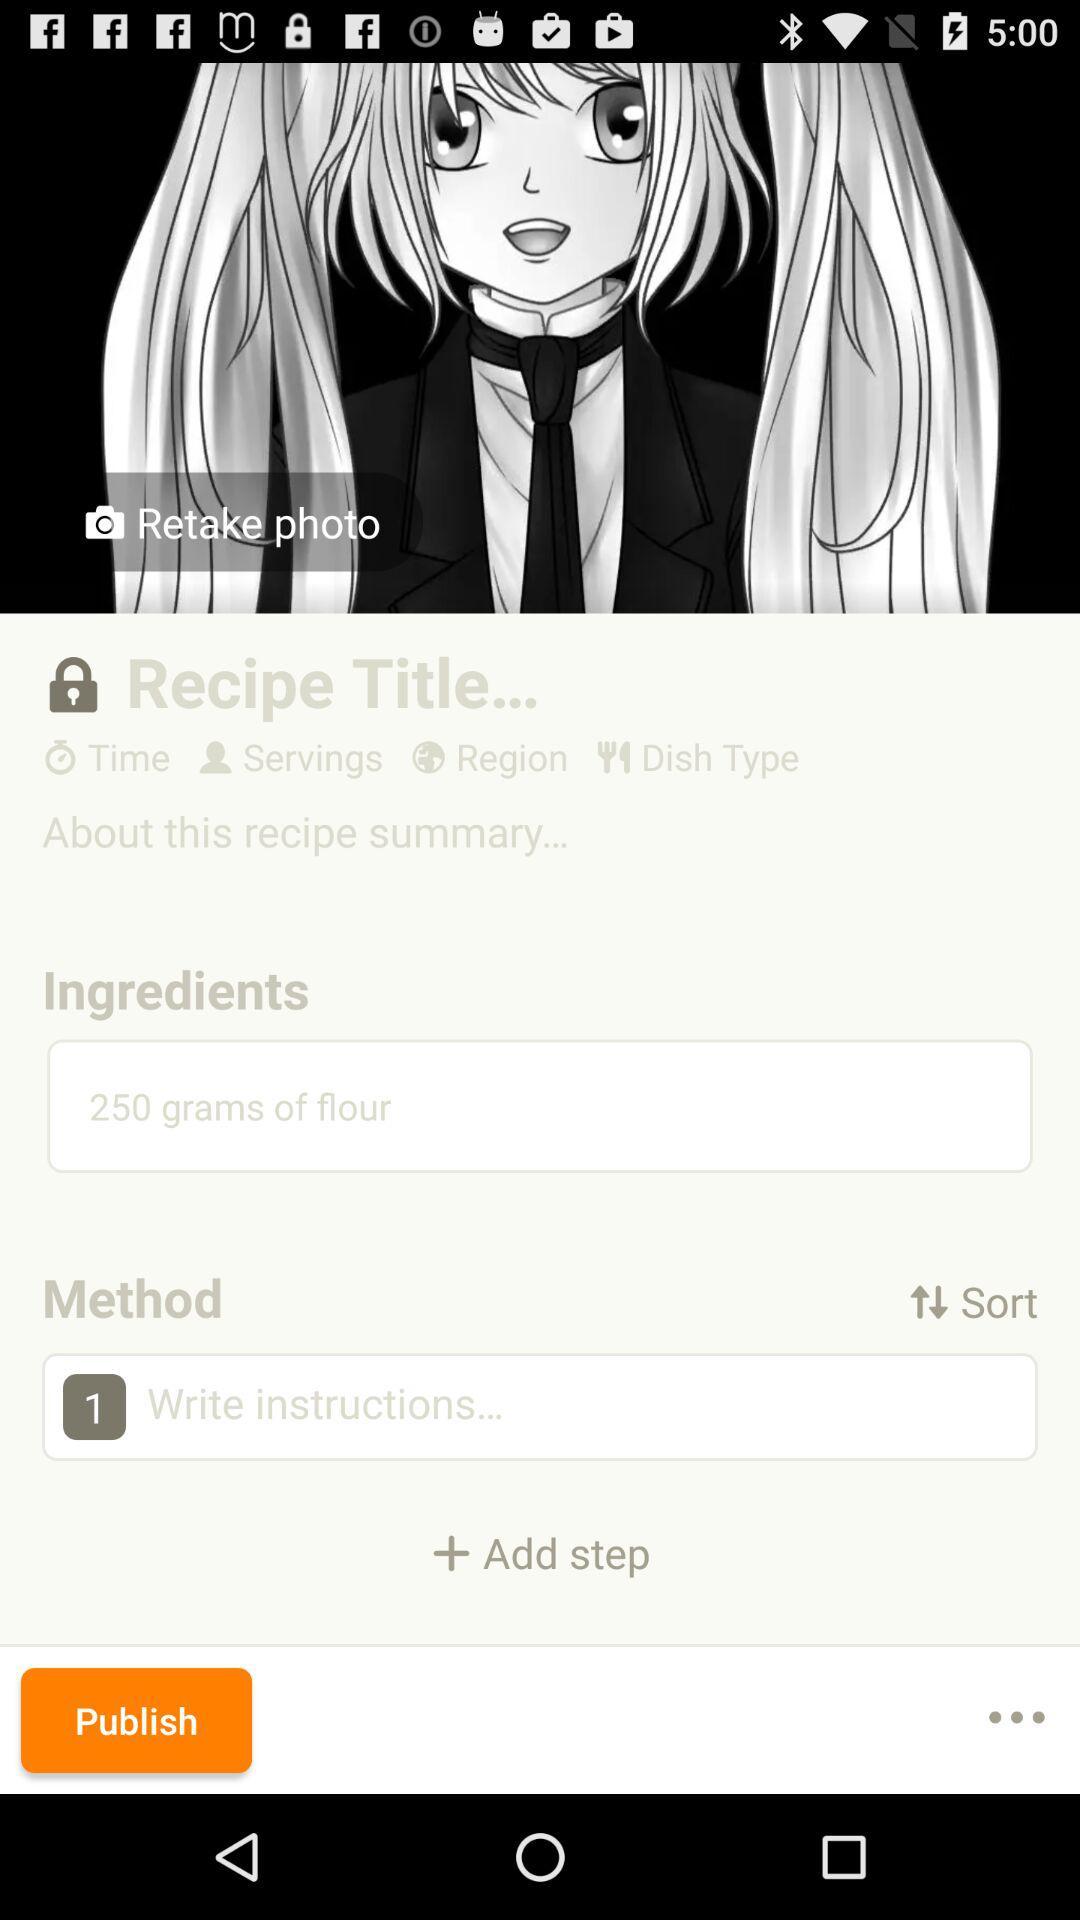  What do you see at coordinates (135, 1719) in the screenshot?
I see `publish icon` at bounding box center [135, 1719].